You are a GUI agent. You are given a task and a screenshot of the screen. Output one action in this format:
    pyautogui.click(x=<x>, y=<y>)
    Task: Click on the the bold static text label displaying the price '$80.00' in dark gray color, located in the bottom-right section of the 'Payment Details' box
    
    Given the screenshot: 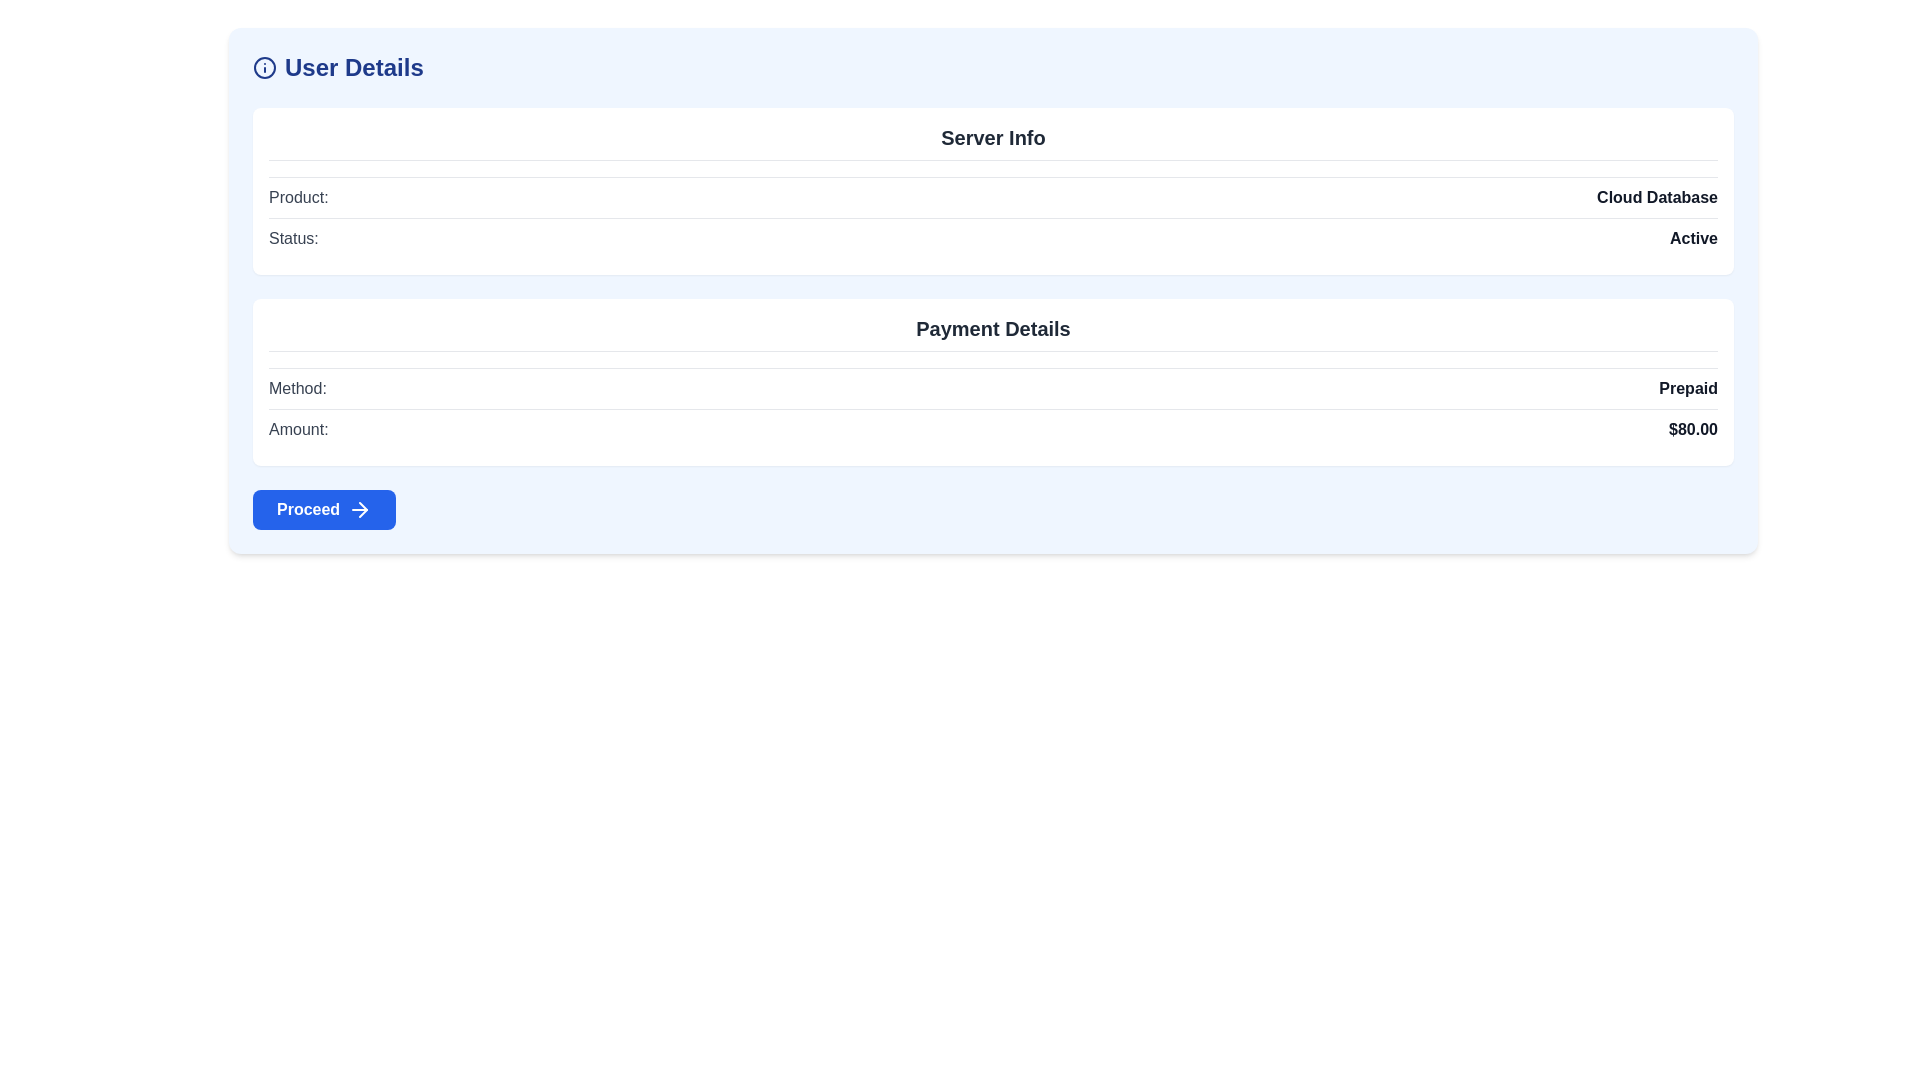 What is the action you would take?
    pyautogui.click(x=1692, y=428)
    